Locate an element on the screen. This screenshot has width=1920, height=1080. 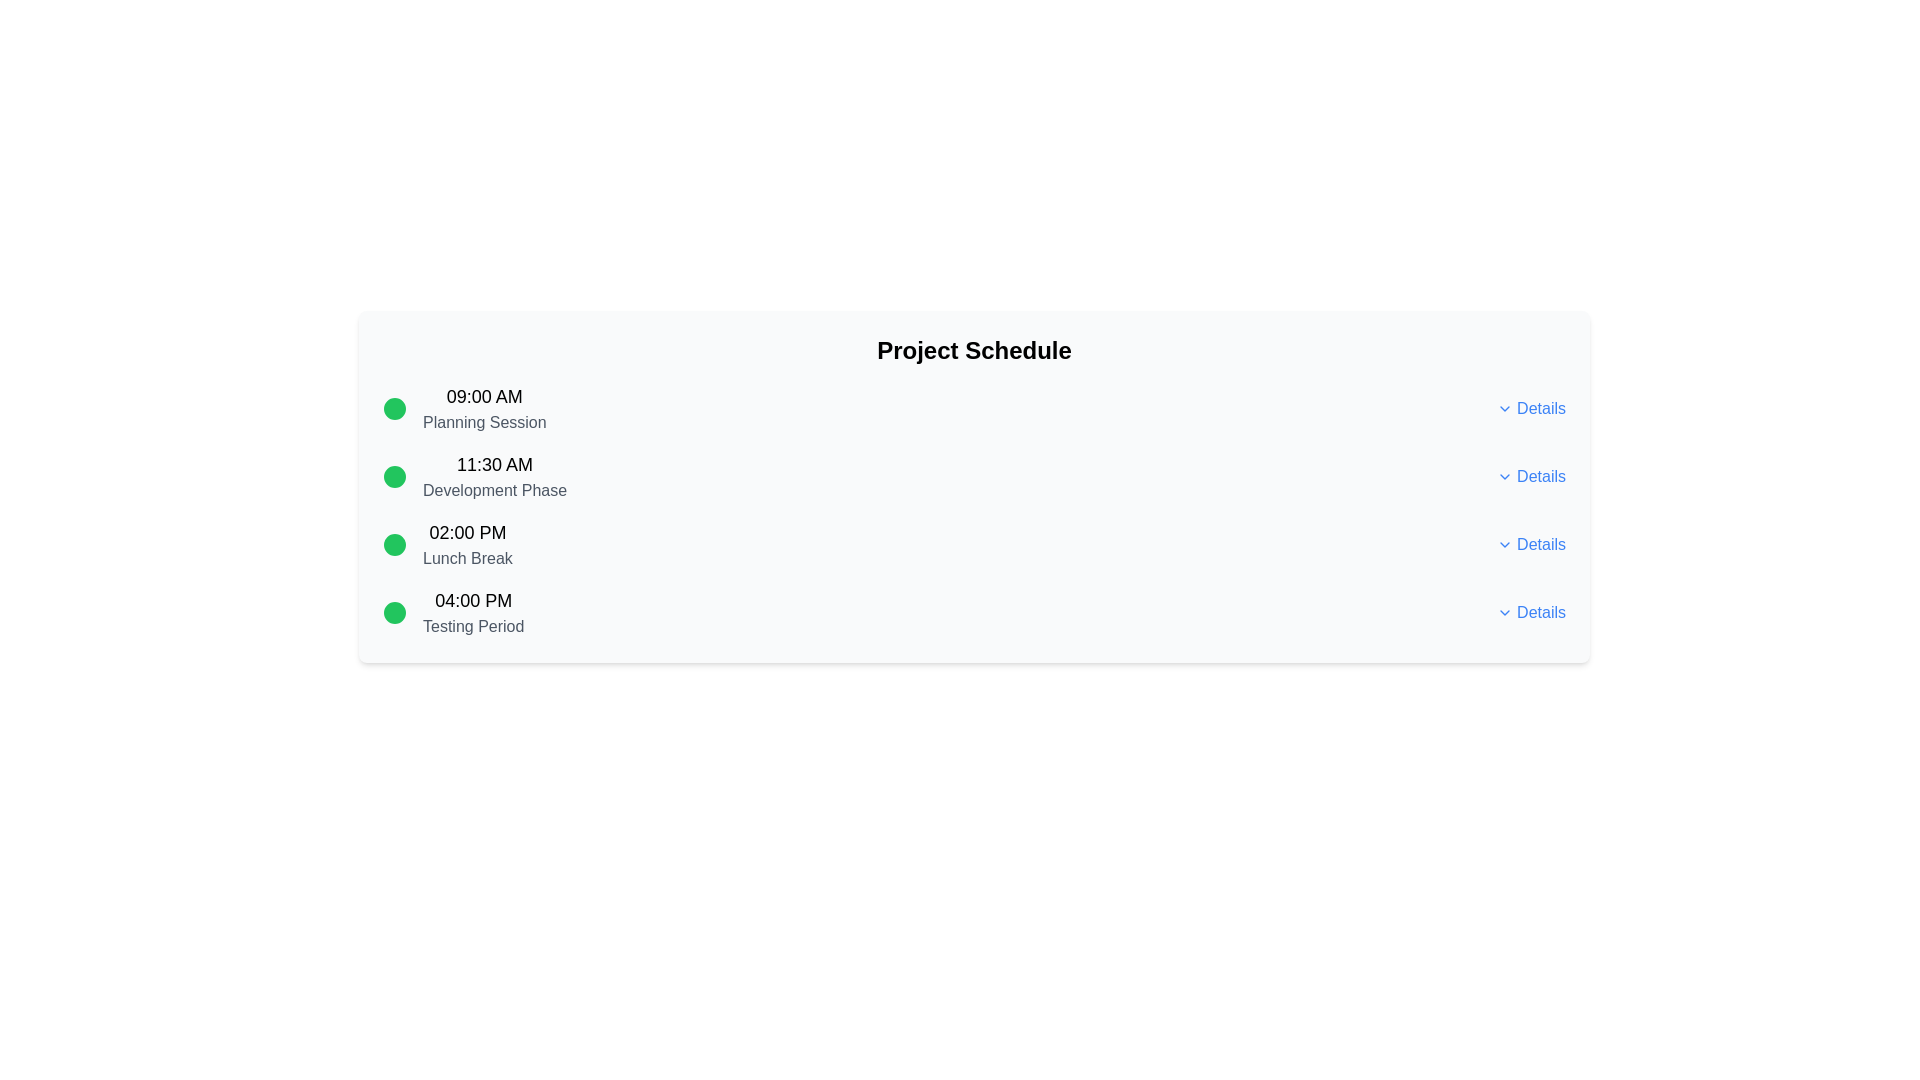
the text label displaying 'Lunch Break' in gray font, located beneath '02:00 PM' in the schedule list is located at coordinates (466, 559).